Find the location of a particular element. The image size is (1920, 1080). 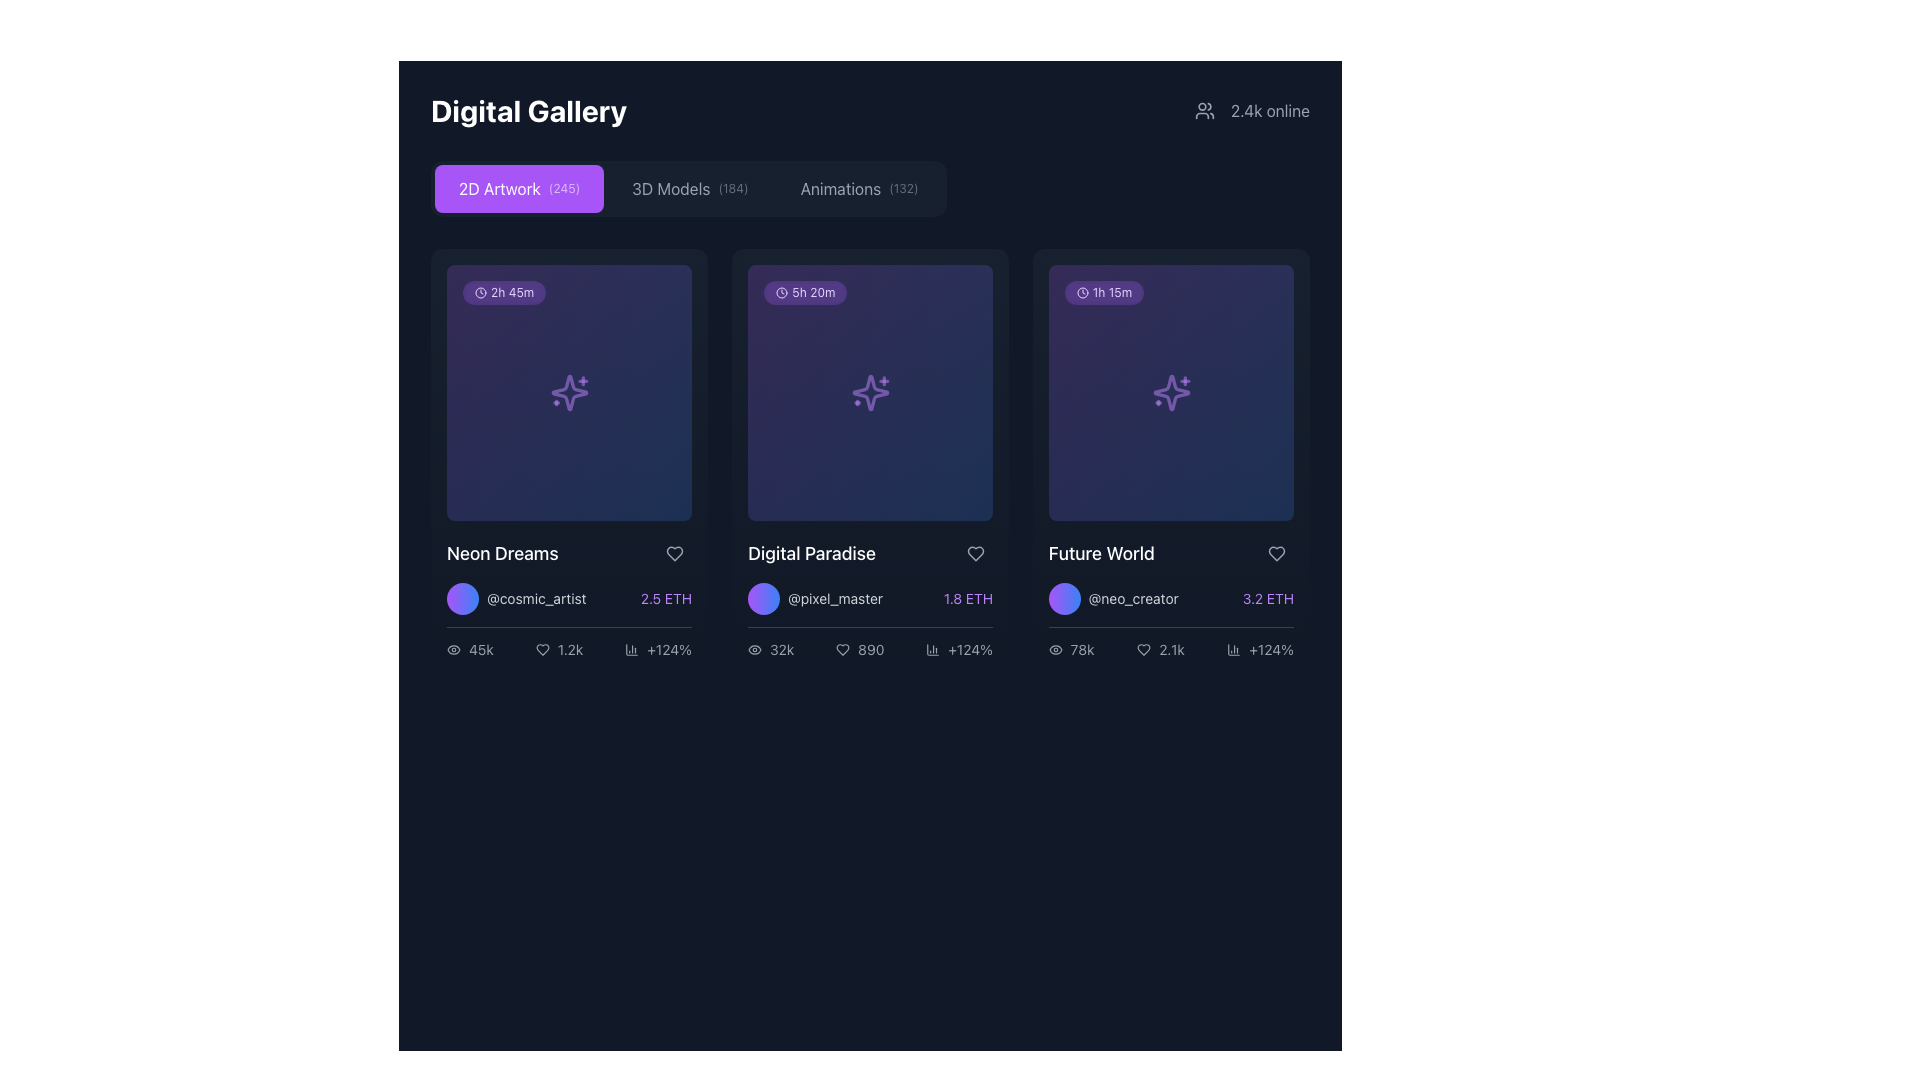

the Text and Icon Data Row displaying '45k', '1.2k', and '+124%' statistics, which is located in the bottom section of the component for the artwork 'Neon Dreams' is located at coordinates (568, 643).